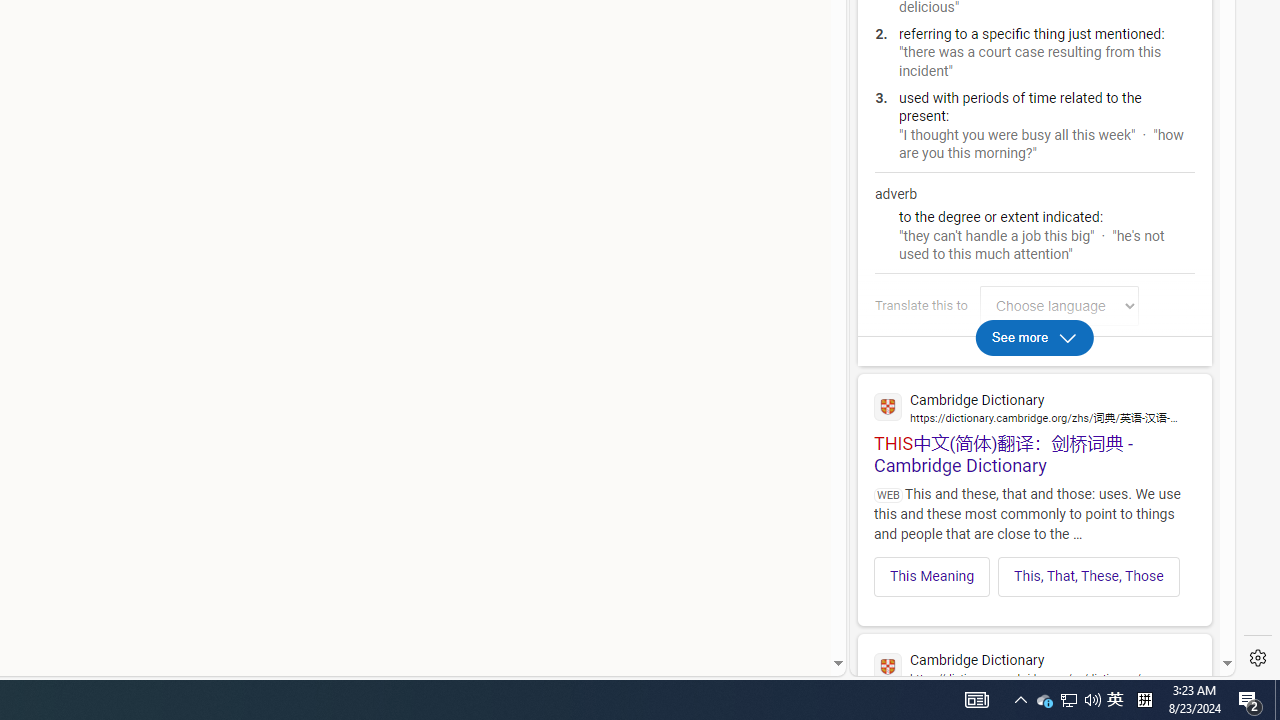  Describe the element at coordinates (1034, 570) in the screenshot. I see `'This MeaningThis, That, These, Those'` at that location.